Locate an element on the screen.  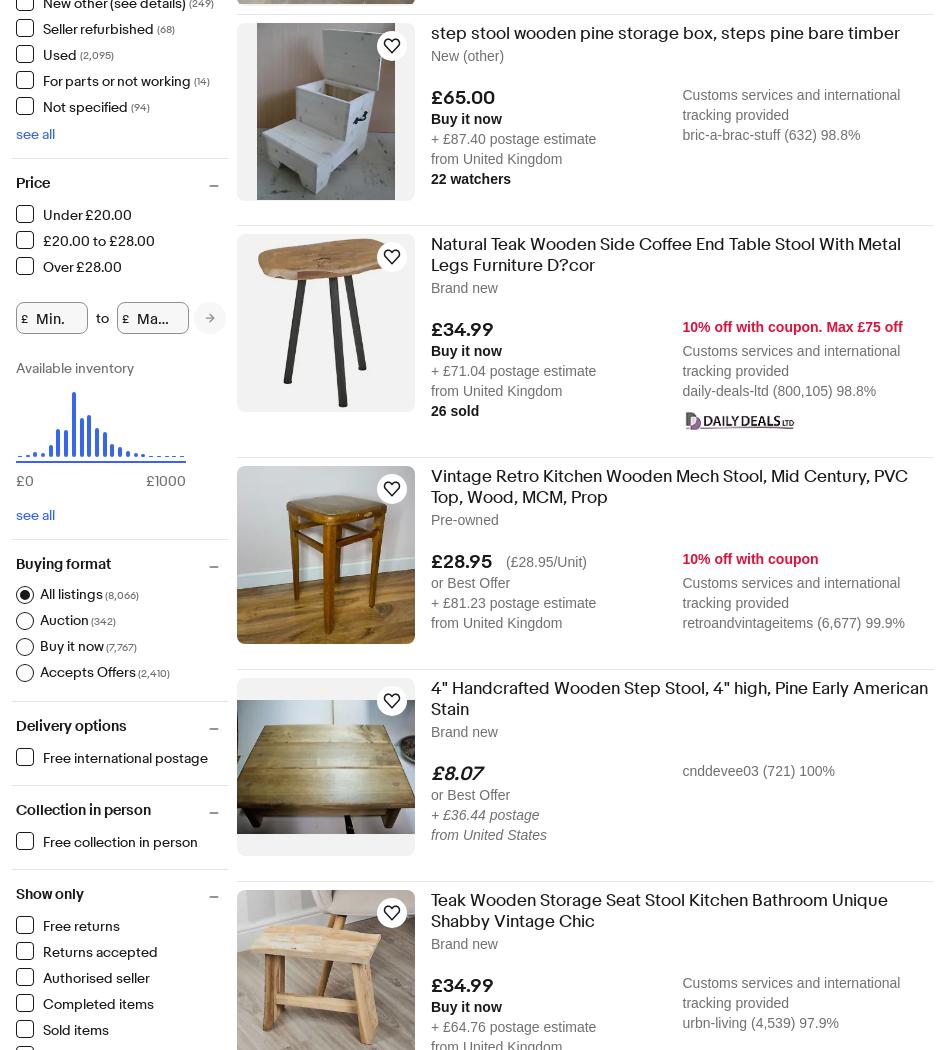
'to' is located at coordinates (102, 318).